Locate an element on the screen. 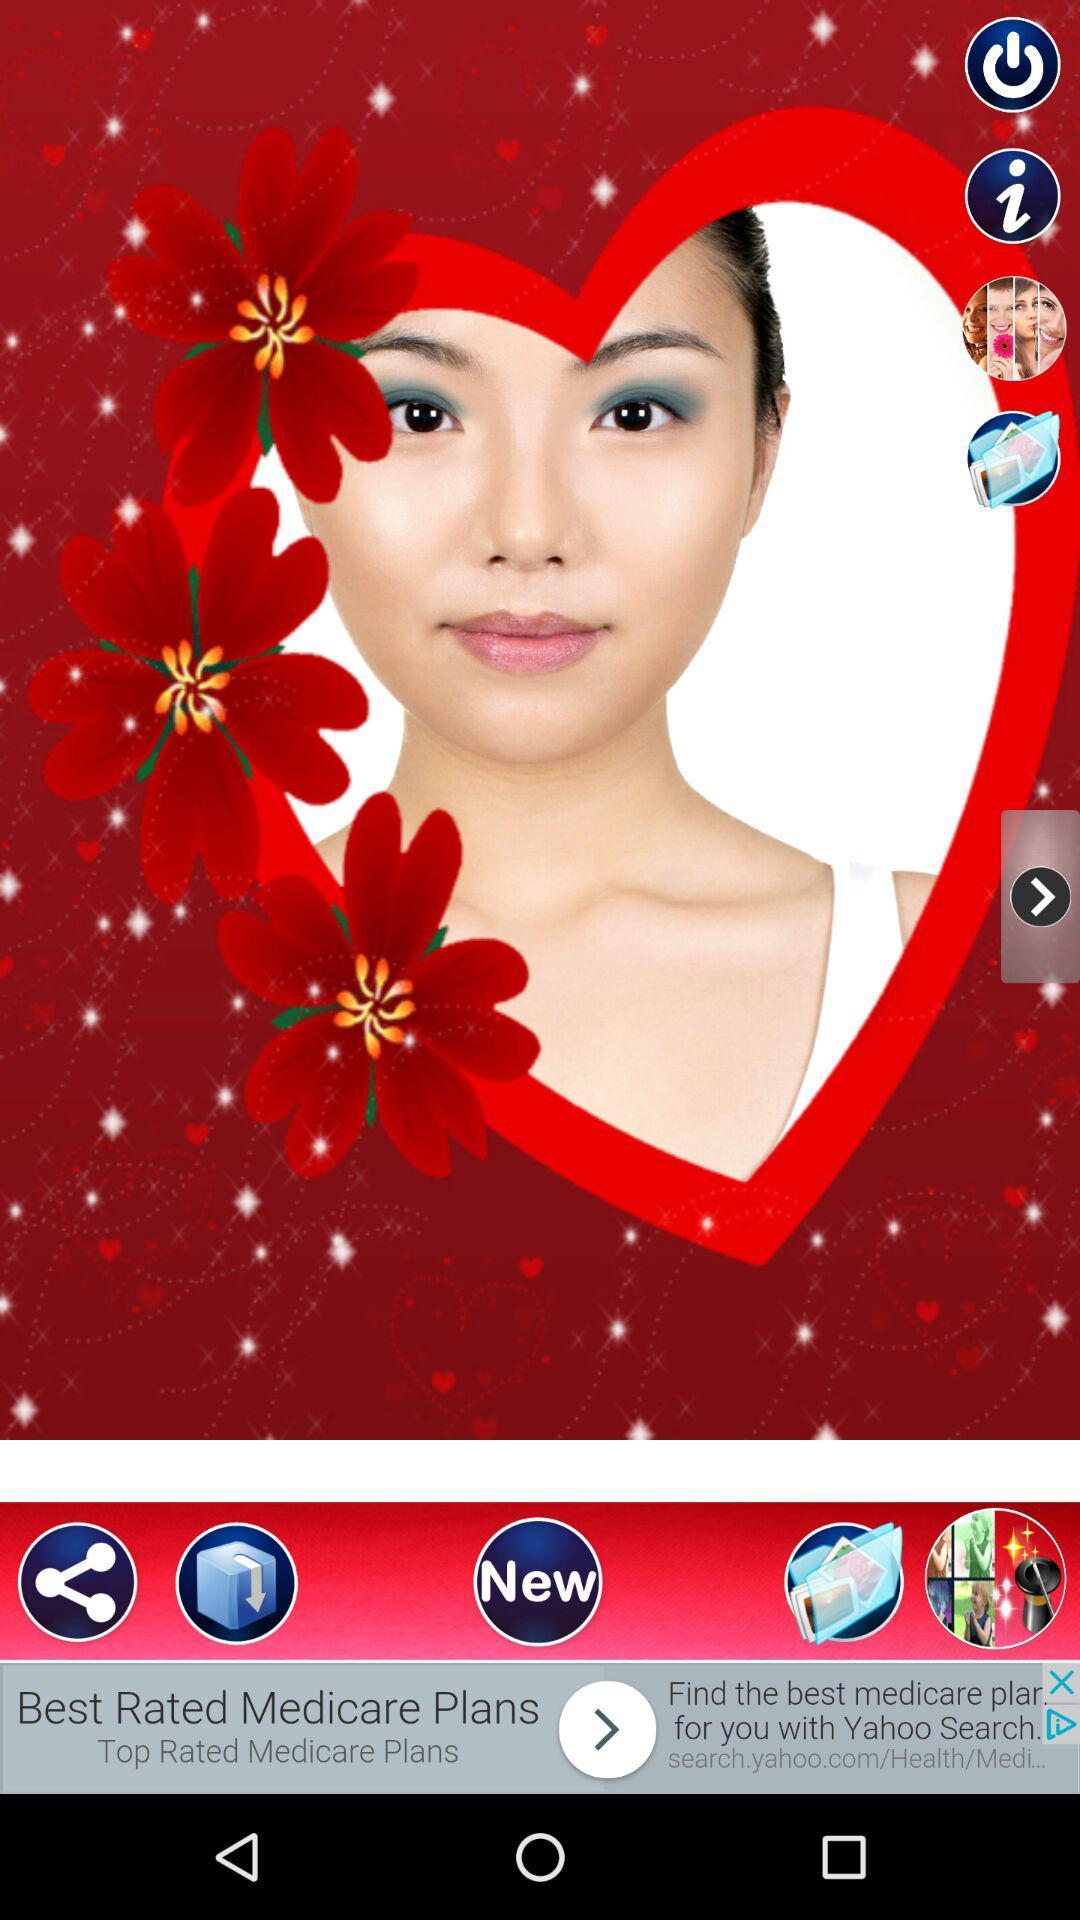 The image size is (1080, 1920). advertisement for medicare is located at coordinates (540, 1727).